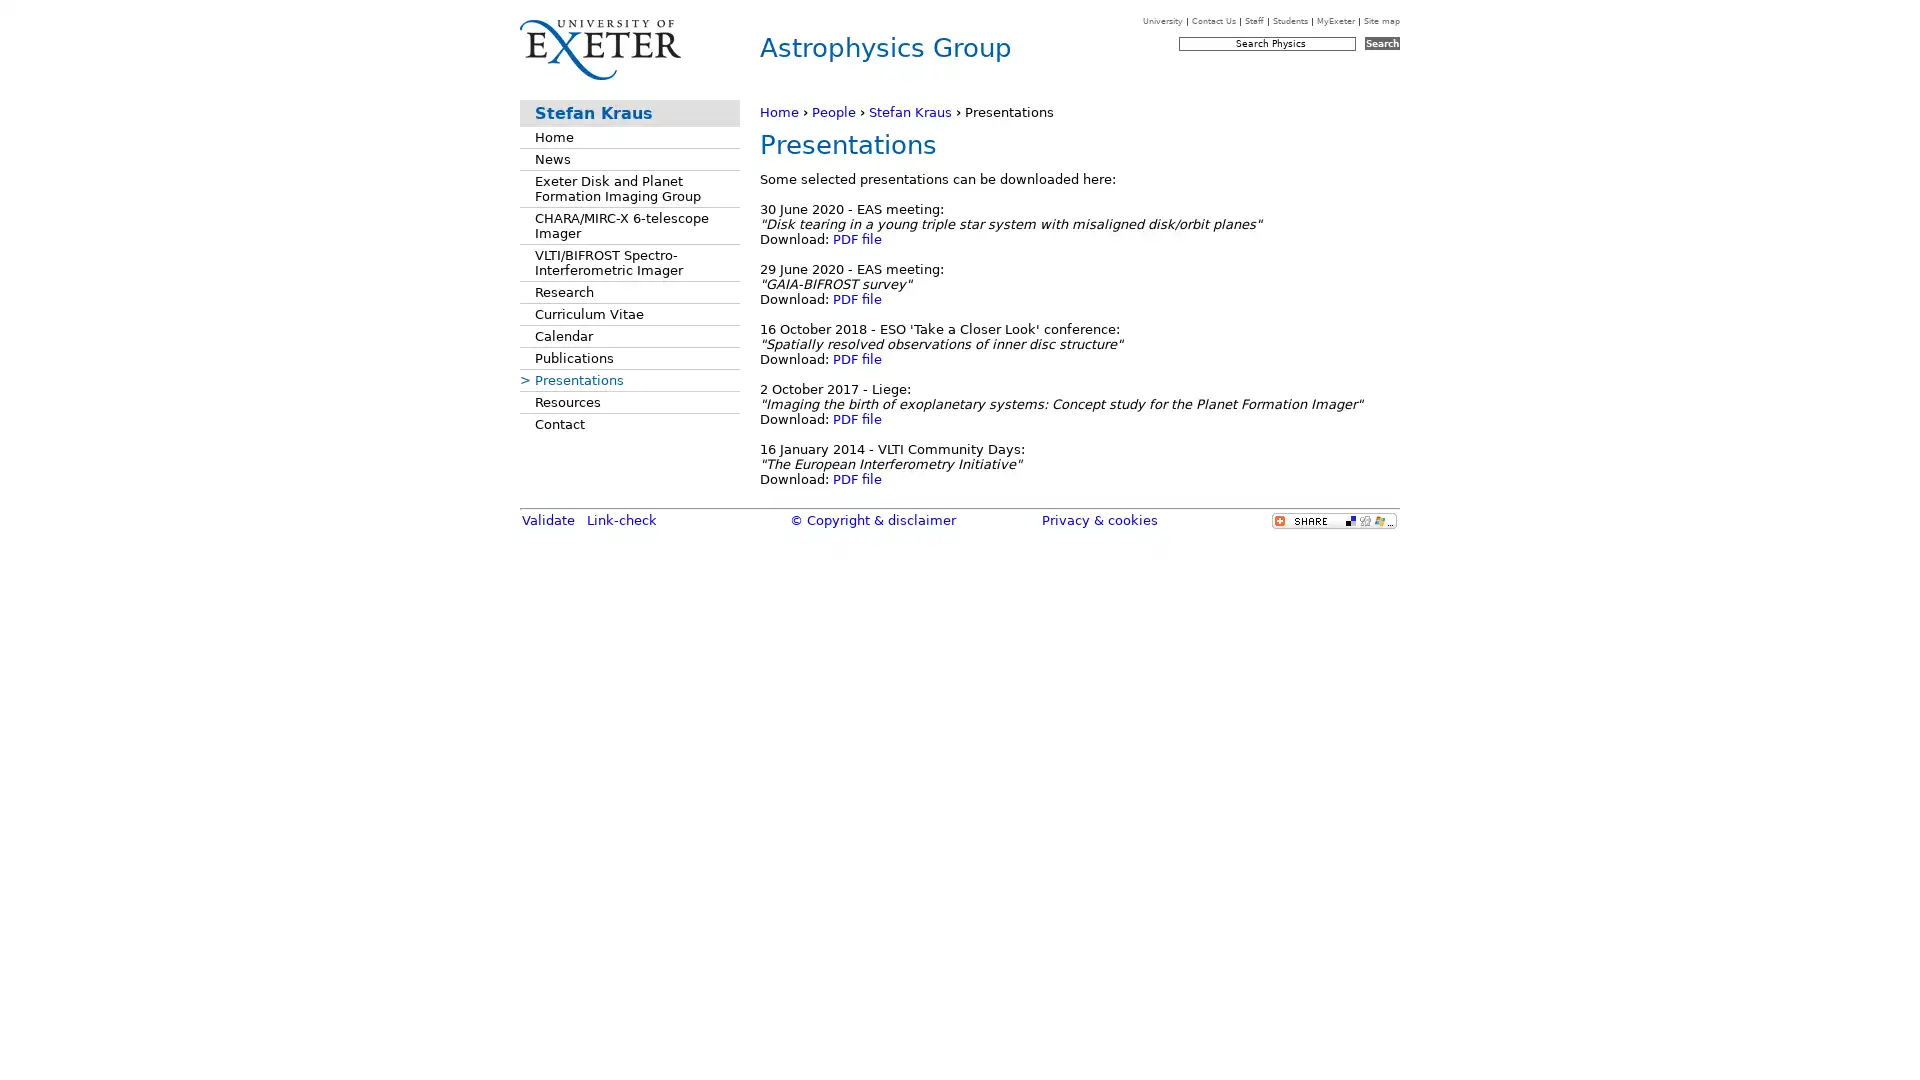  I want to click on Search, so click(1381, 43).